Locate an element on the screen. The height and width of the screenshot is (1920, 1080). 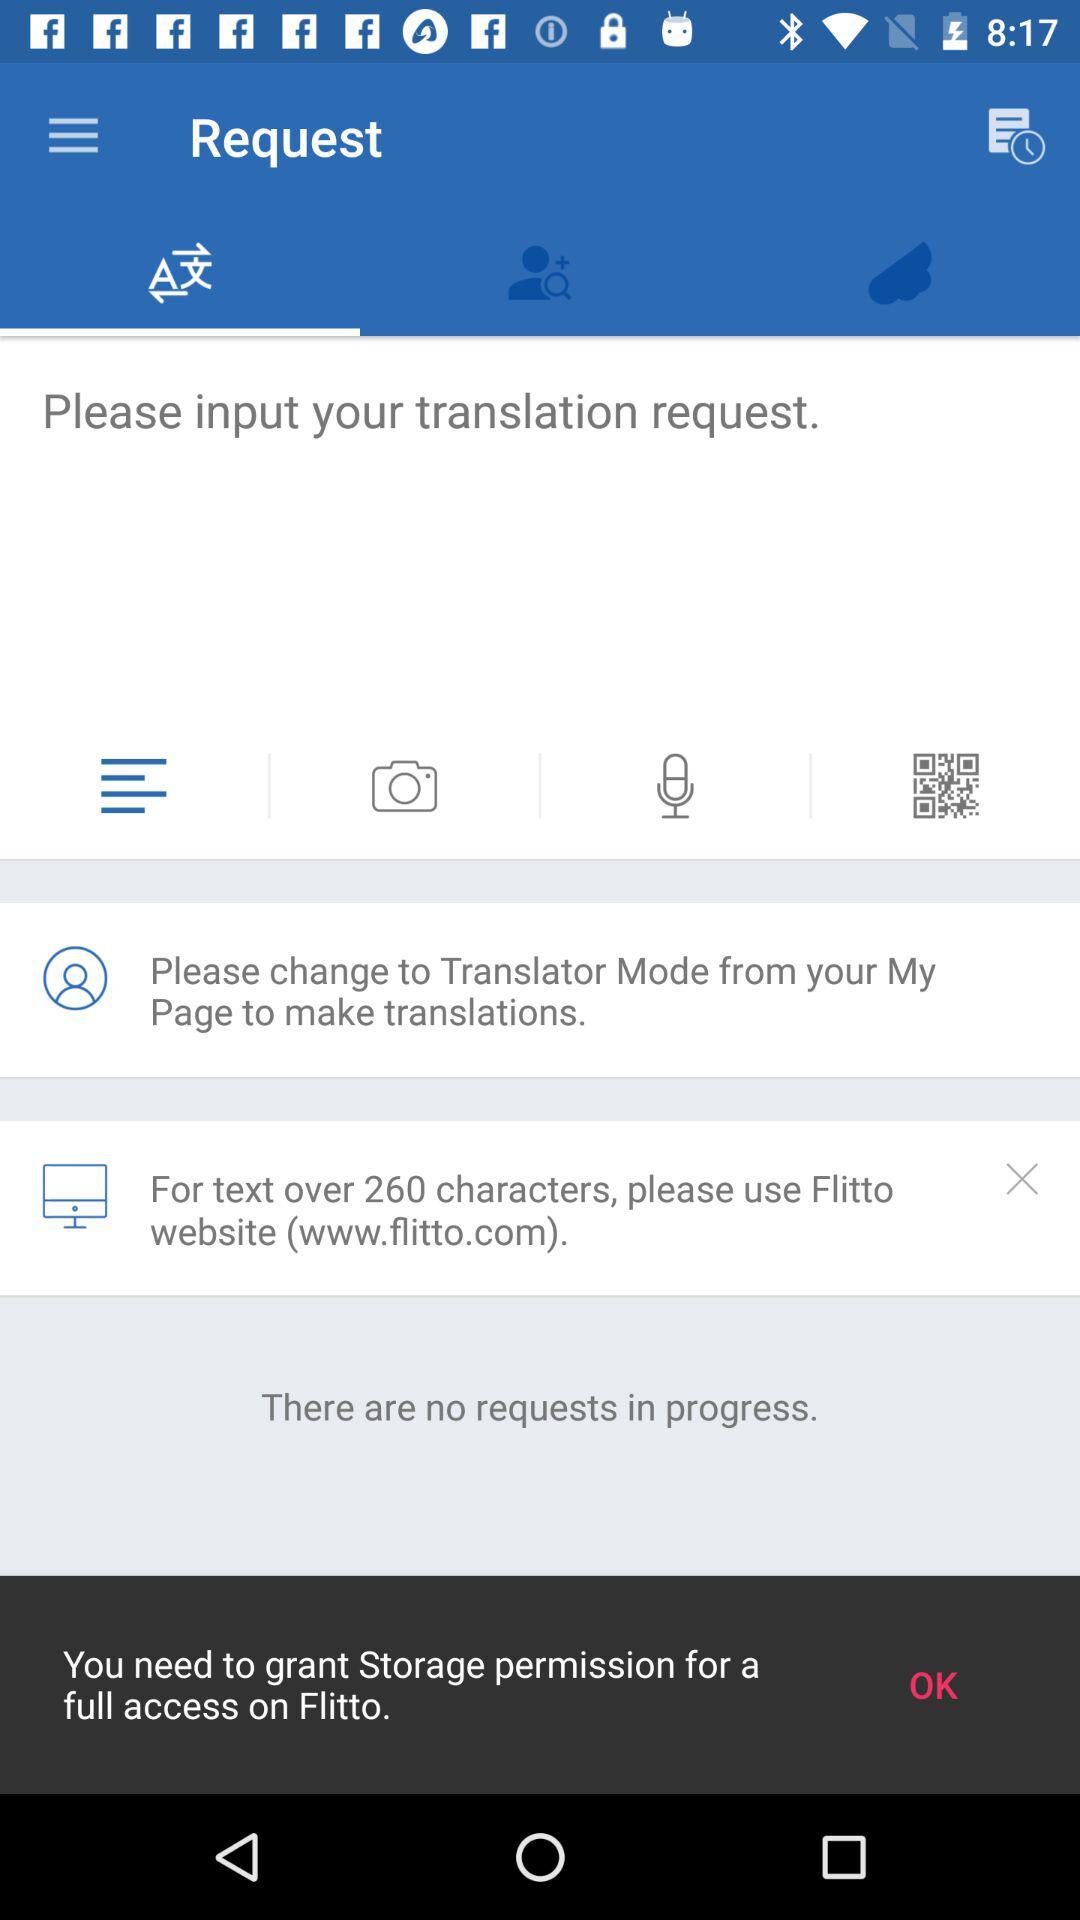
icon above the there are no app is located at coordinates (73, 1196).